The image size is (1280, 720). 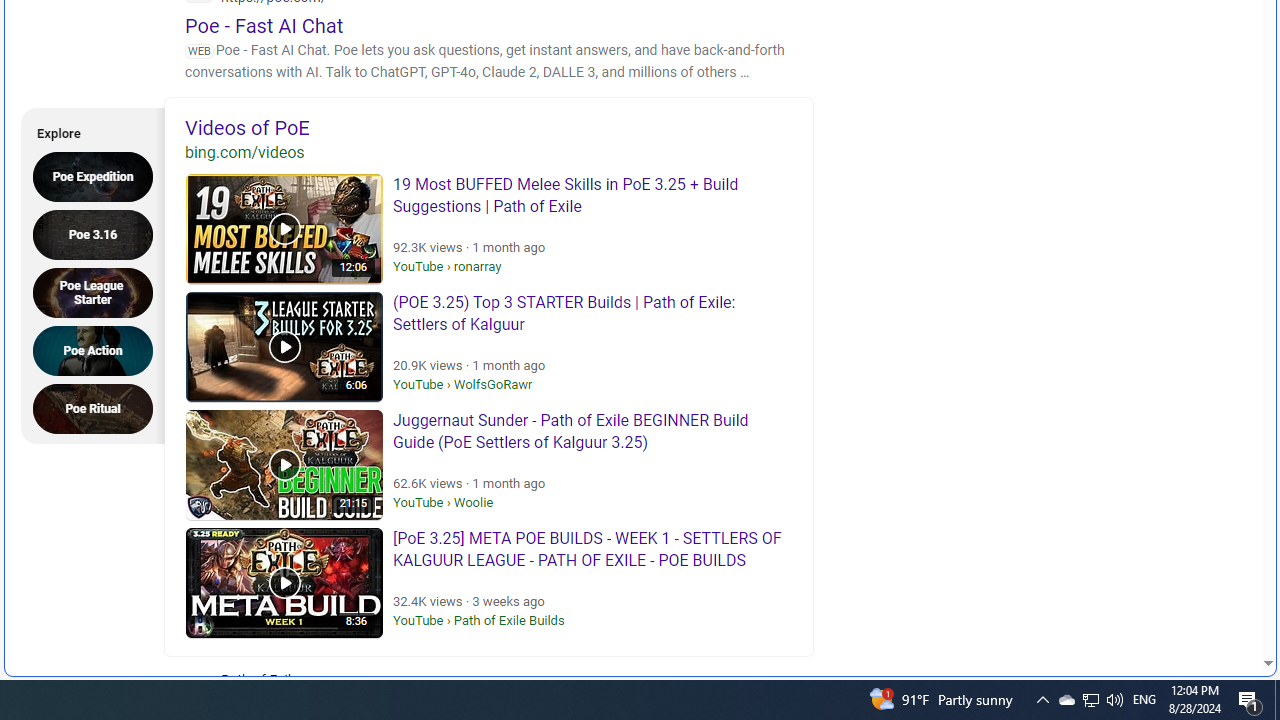 What do you see at coordinates (1192, 602) in the screenshot?
I see `'AutomationID: mfa_root'` at bounding box center [1192, 602].